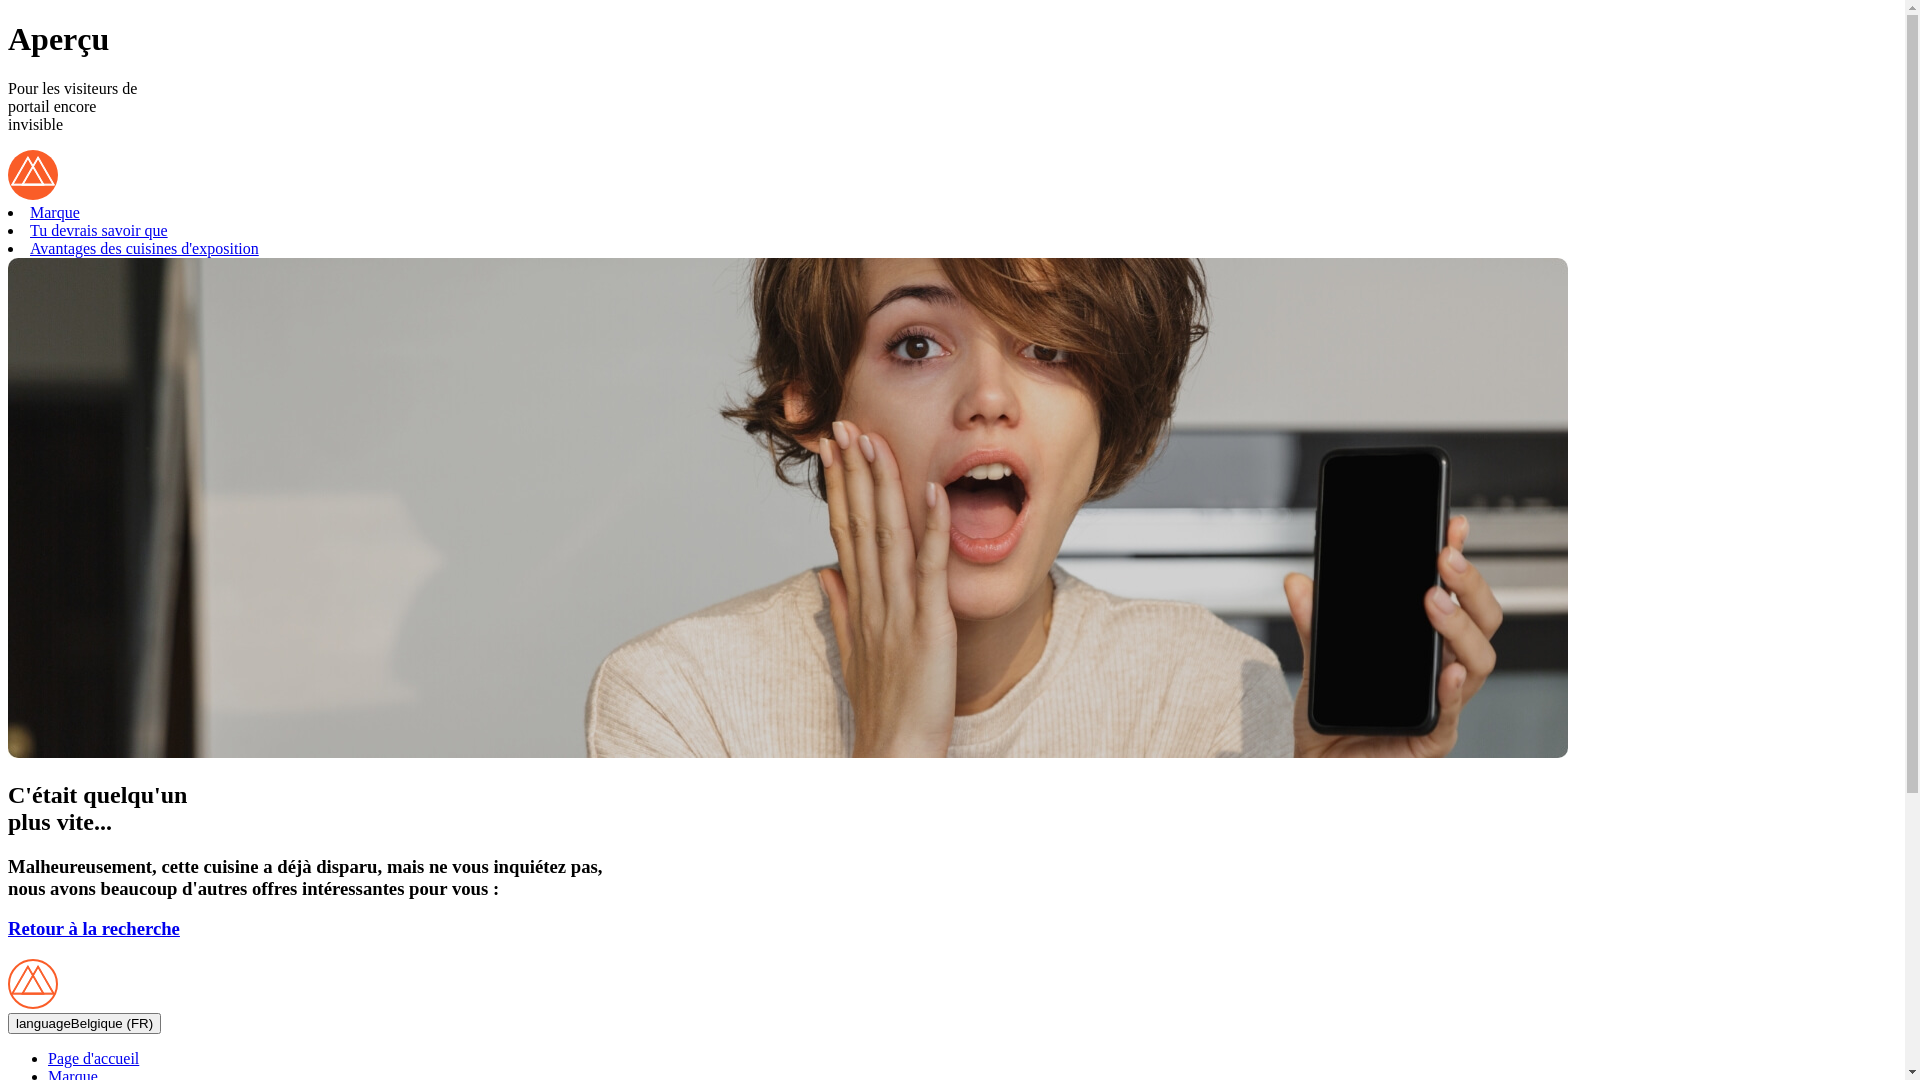 Image resolution: width=1920 pixels, height=1080 pixels. What do you see at coordinates (98, 229) in the screenshot?
I see `'Tu devrais savoir que'` at bounding box center [98, 229].